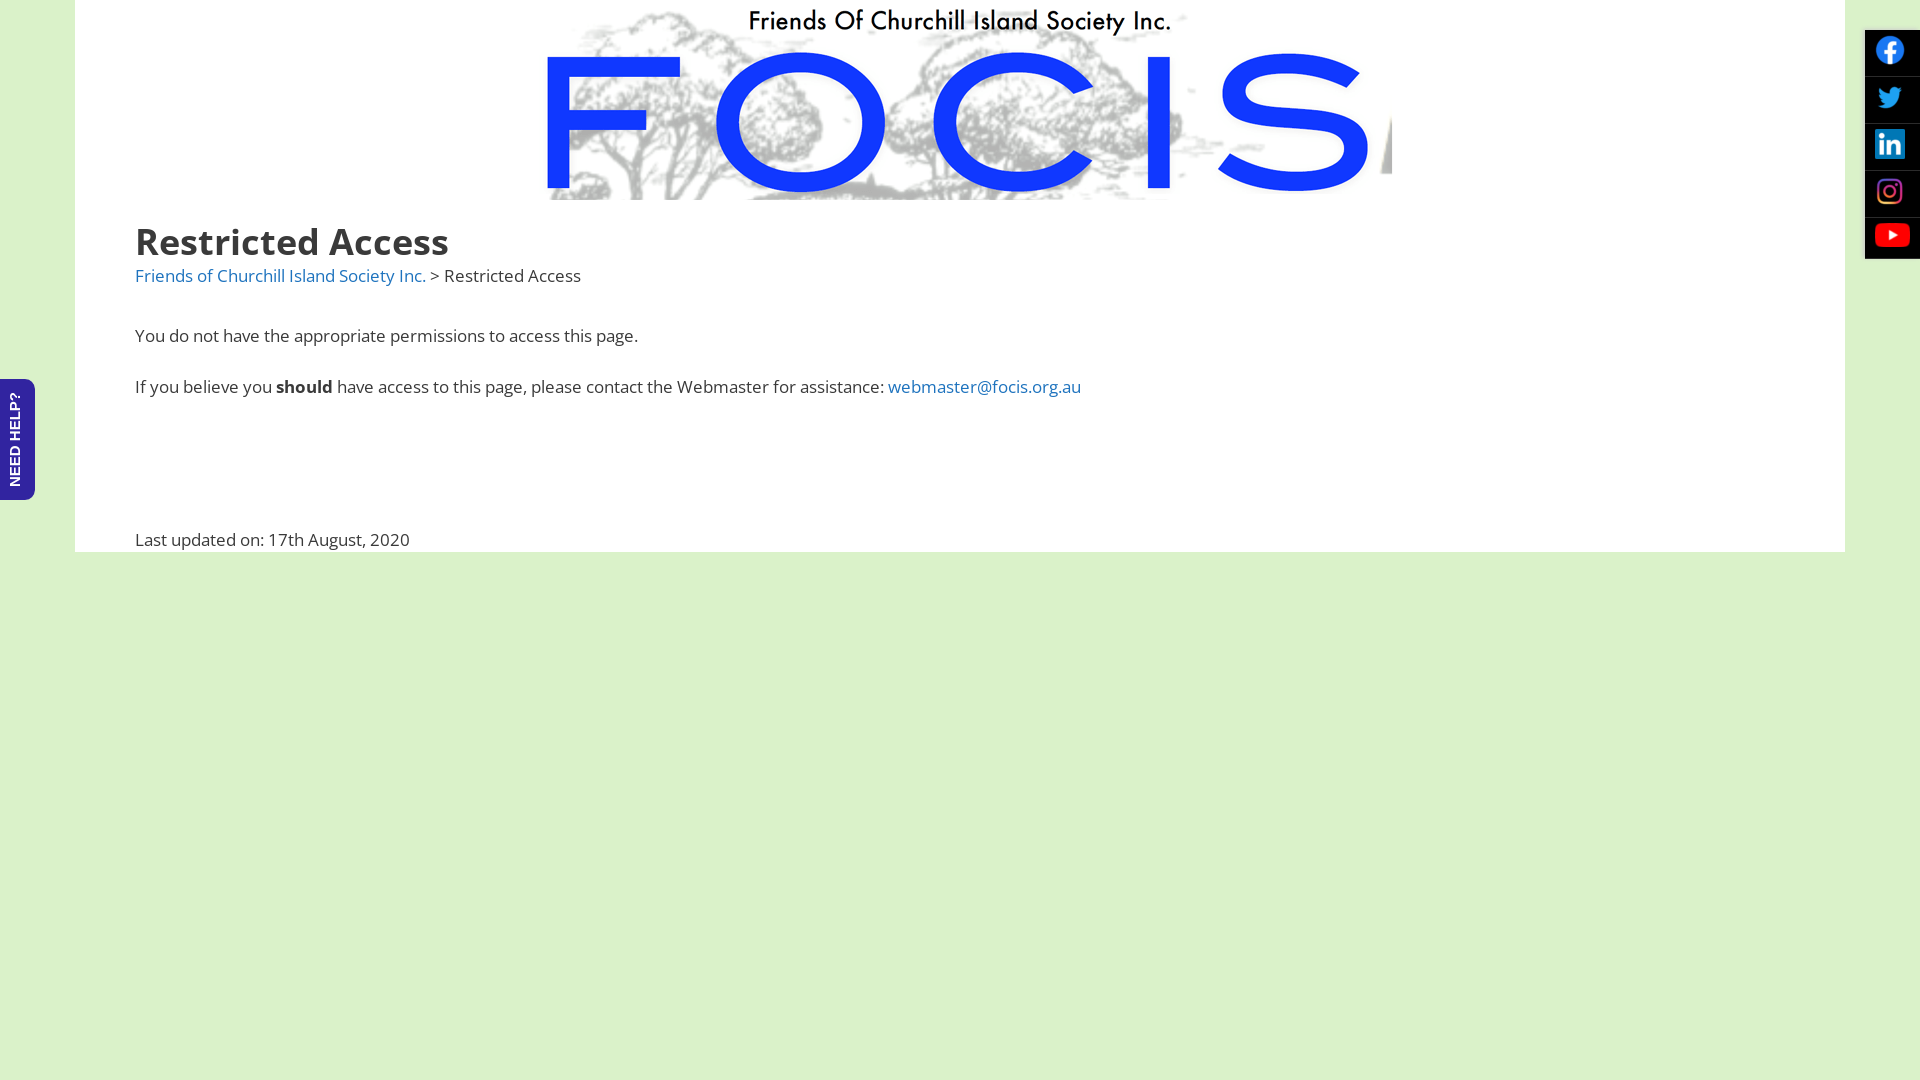 Image resolution: width=1920 pixels, height=1080 pixels. I want to click on 'Twitter', so click(1889, 96).